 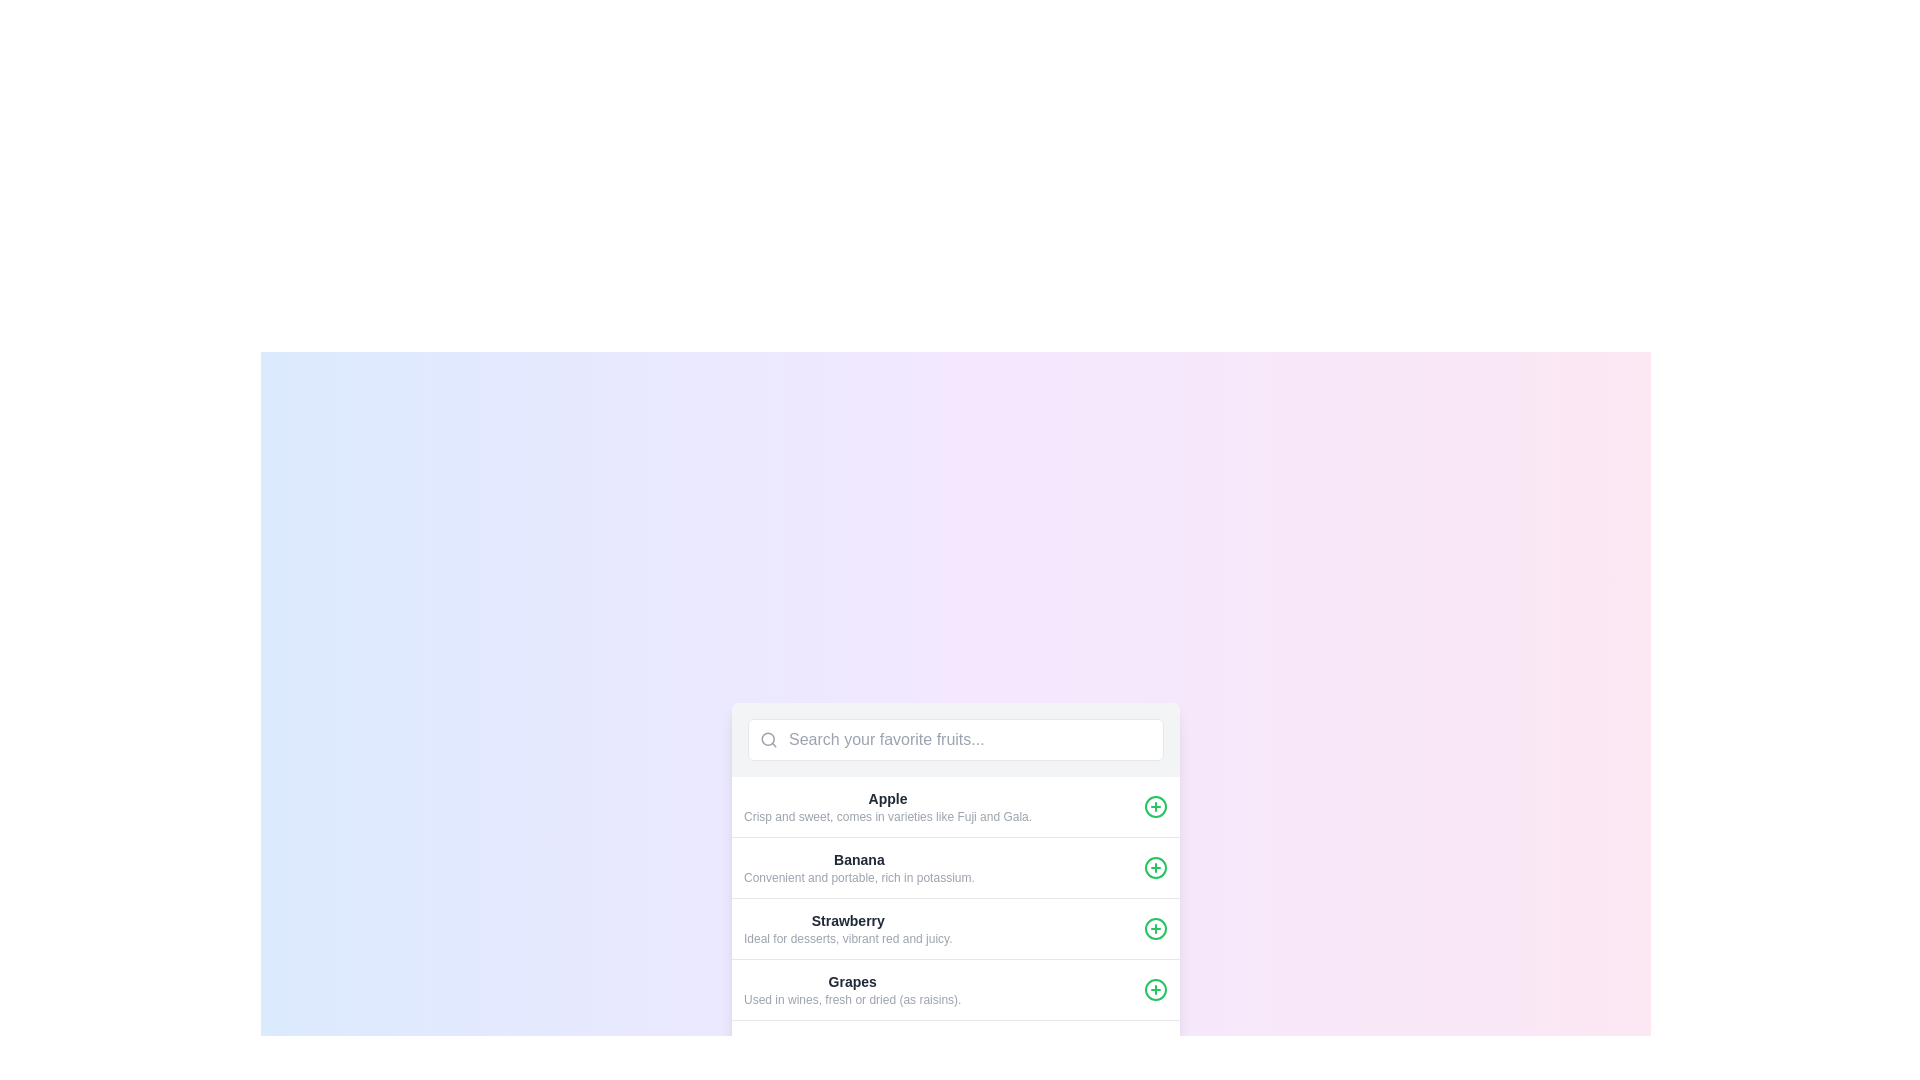 What do you see at coordinates (1156, 990) in the screenshot?
I see `the button located in the far right section of the 'Grapes' row` at bounding box center [1156, 990].